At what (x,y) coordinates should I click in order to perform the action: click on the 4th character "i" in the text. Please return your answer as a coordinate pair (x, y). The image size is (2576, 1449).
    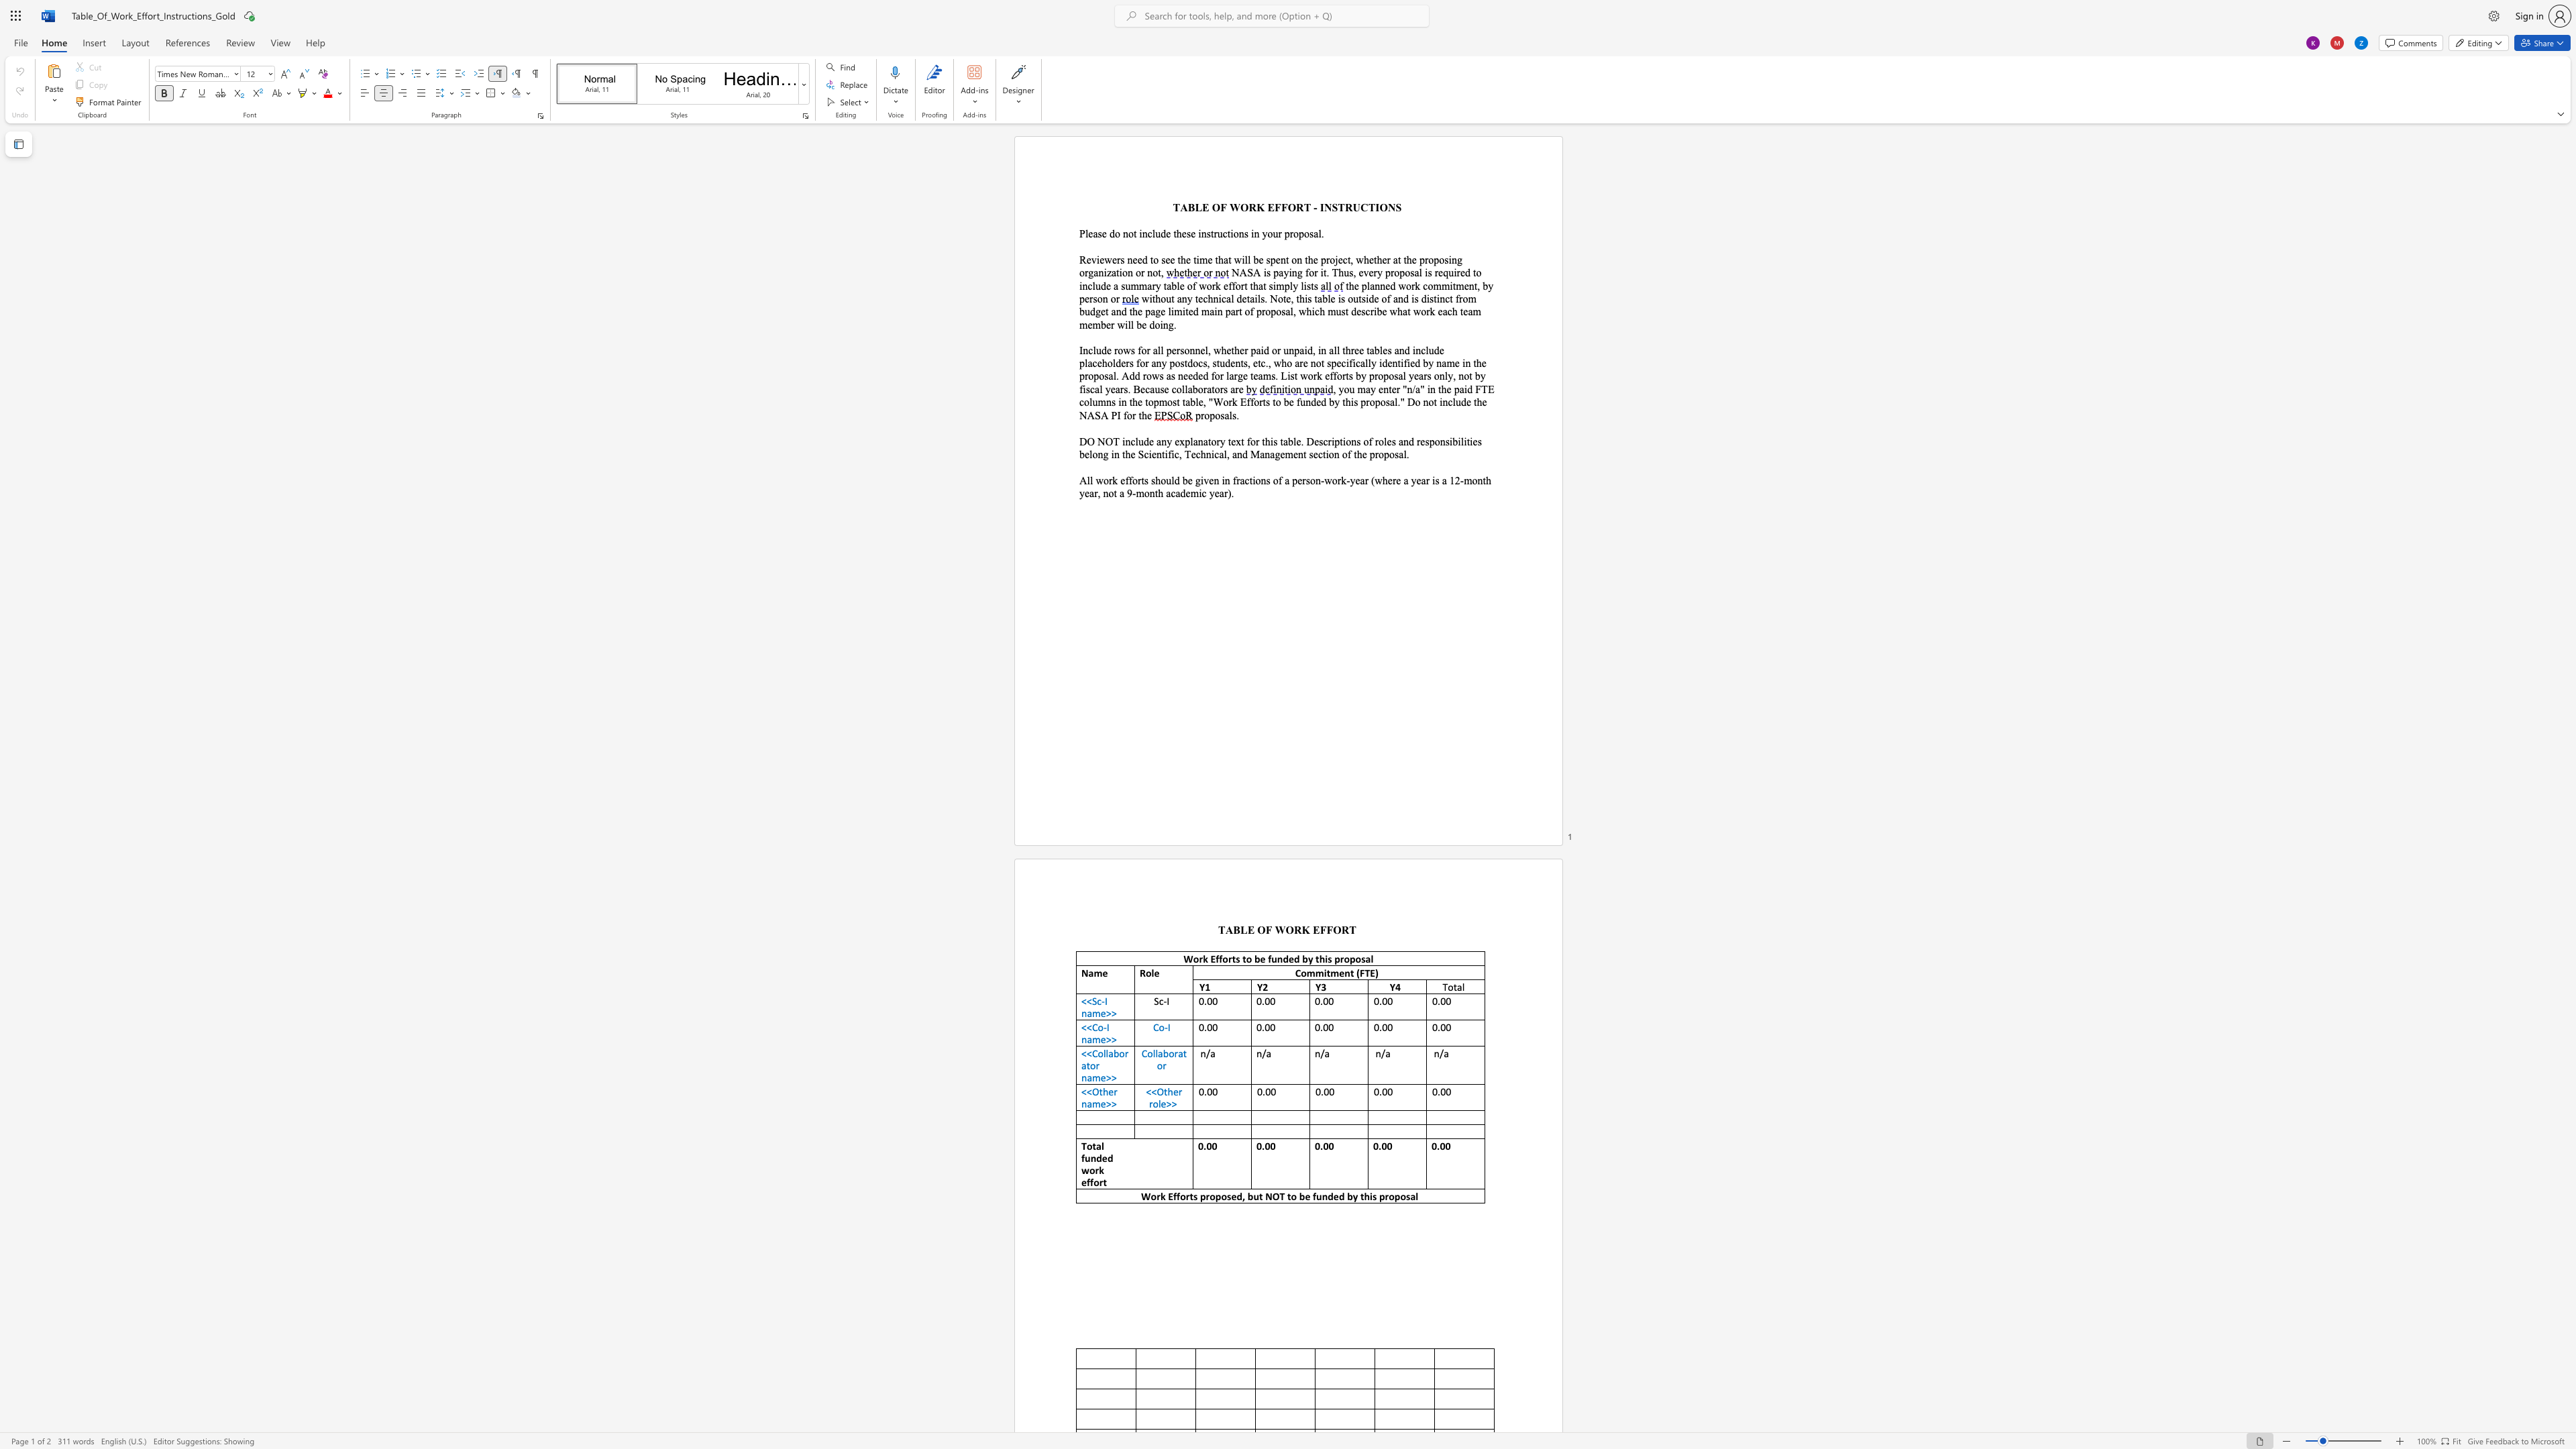
    Looking at the image, I should click on (1252, 233).